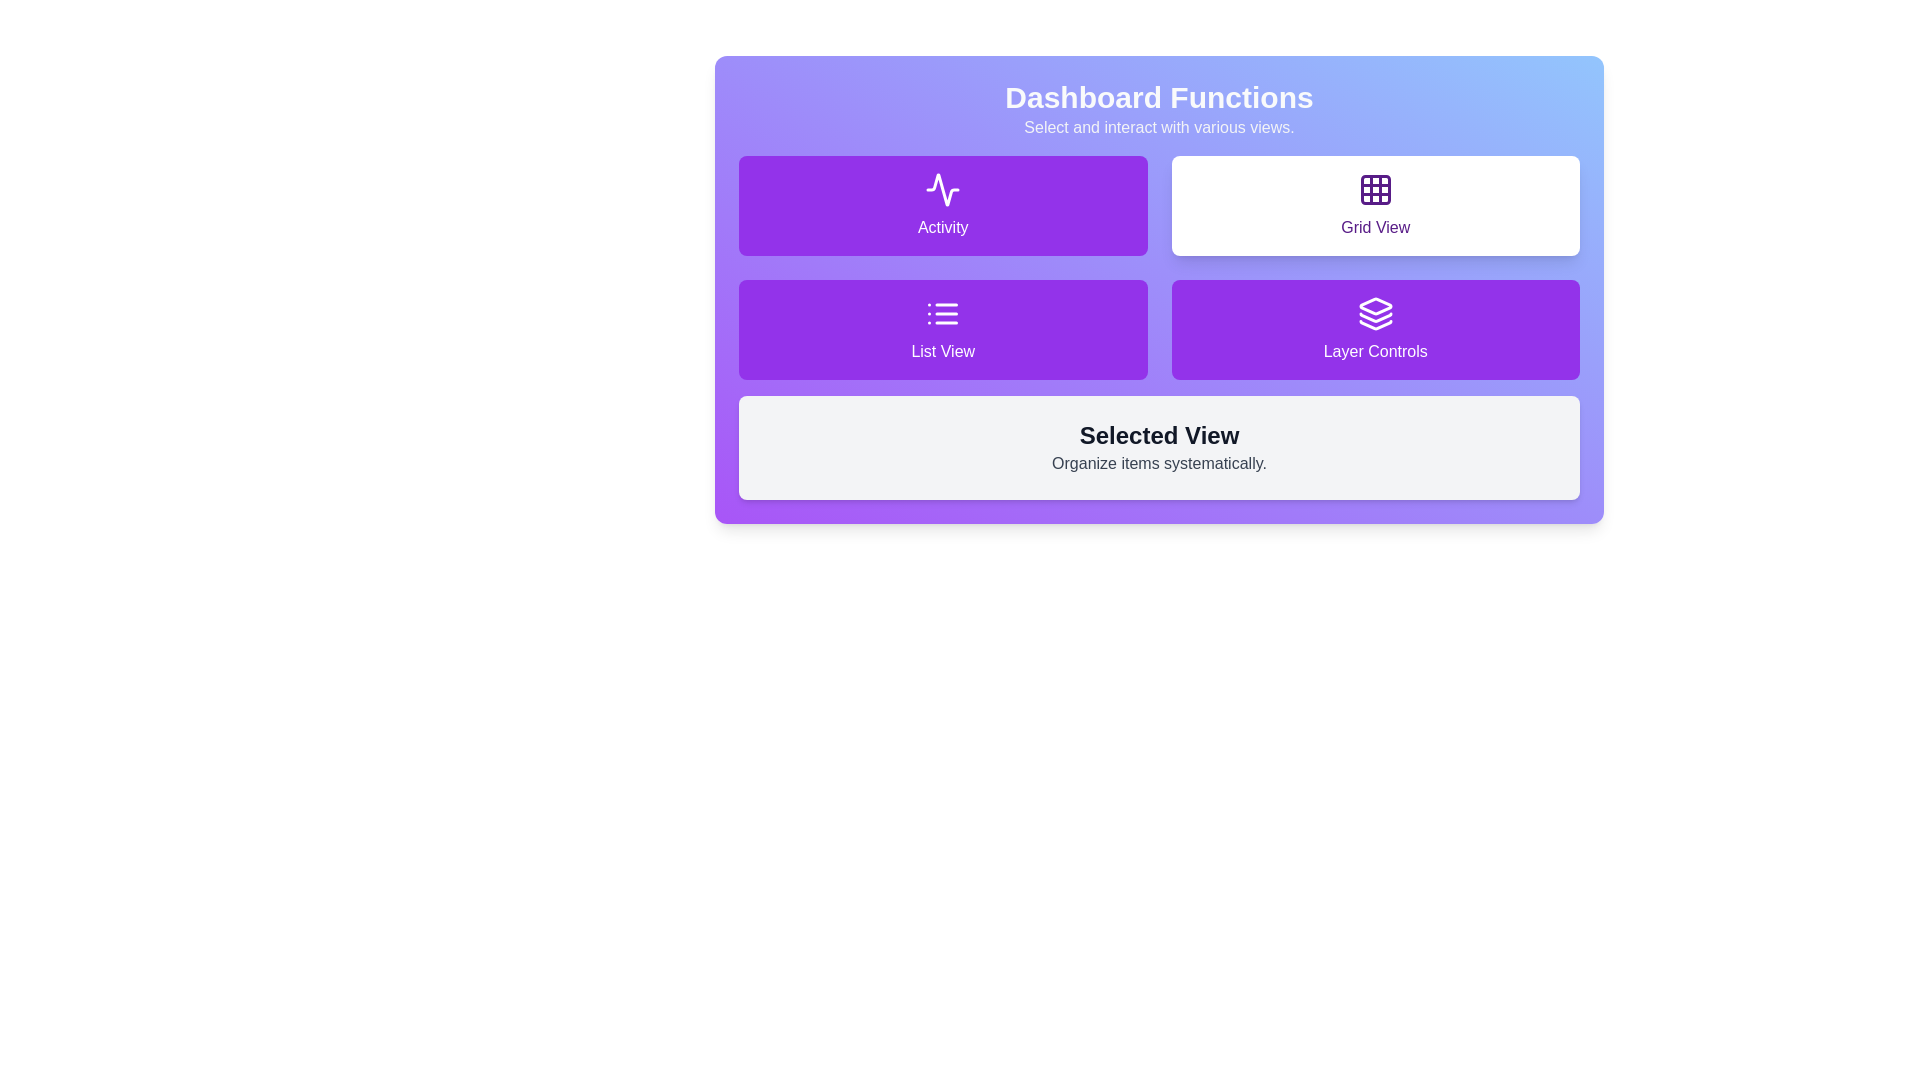  Describe the element at coordinates (942, 329) in the screenshot. I see `the rectangular button with a purple background and white text 'List View' to switch view` at that location.